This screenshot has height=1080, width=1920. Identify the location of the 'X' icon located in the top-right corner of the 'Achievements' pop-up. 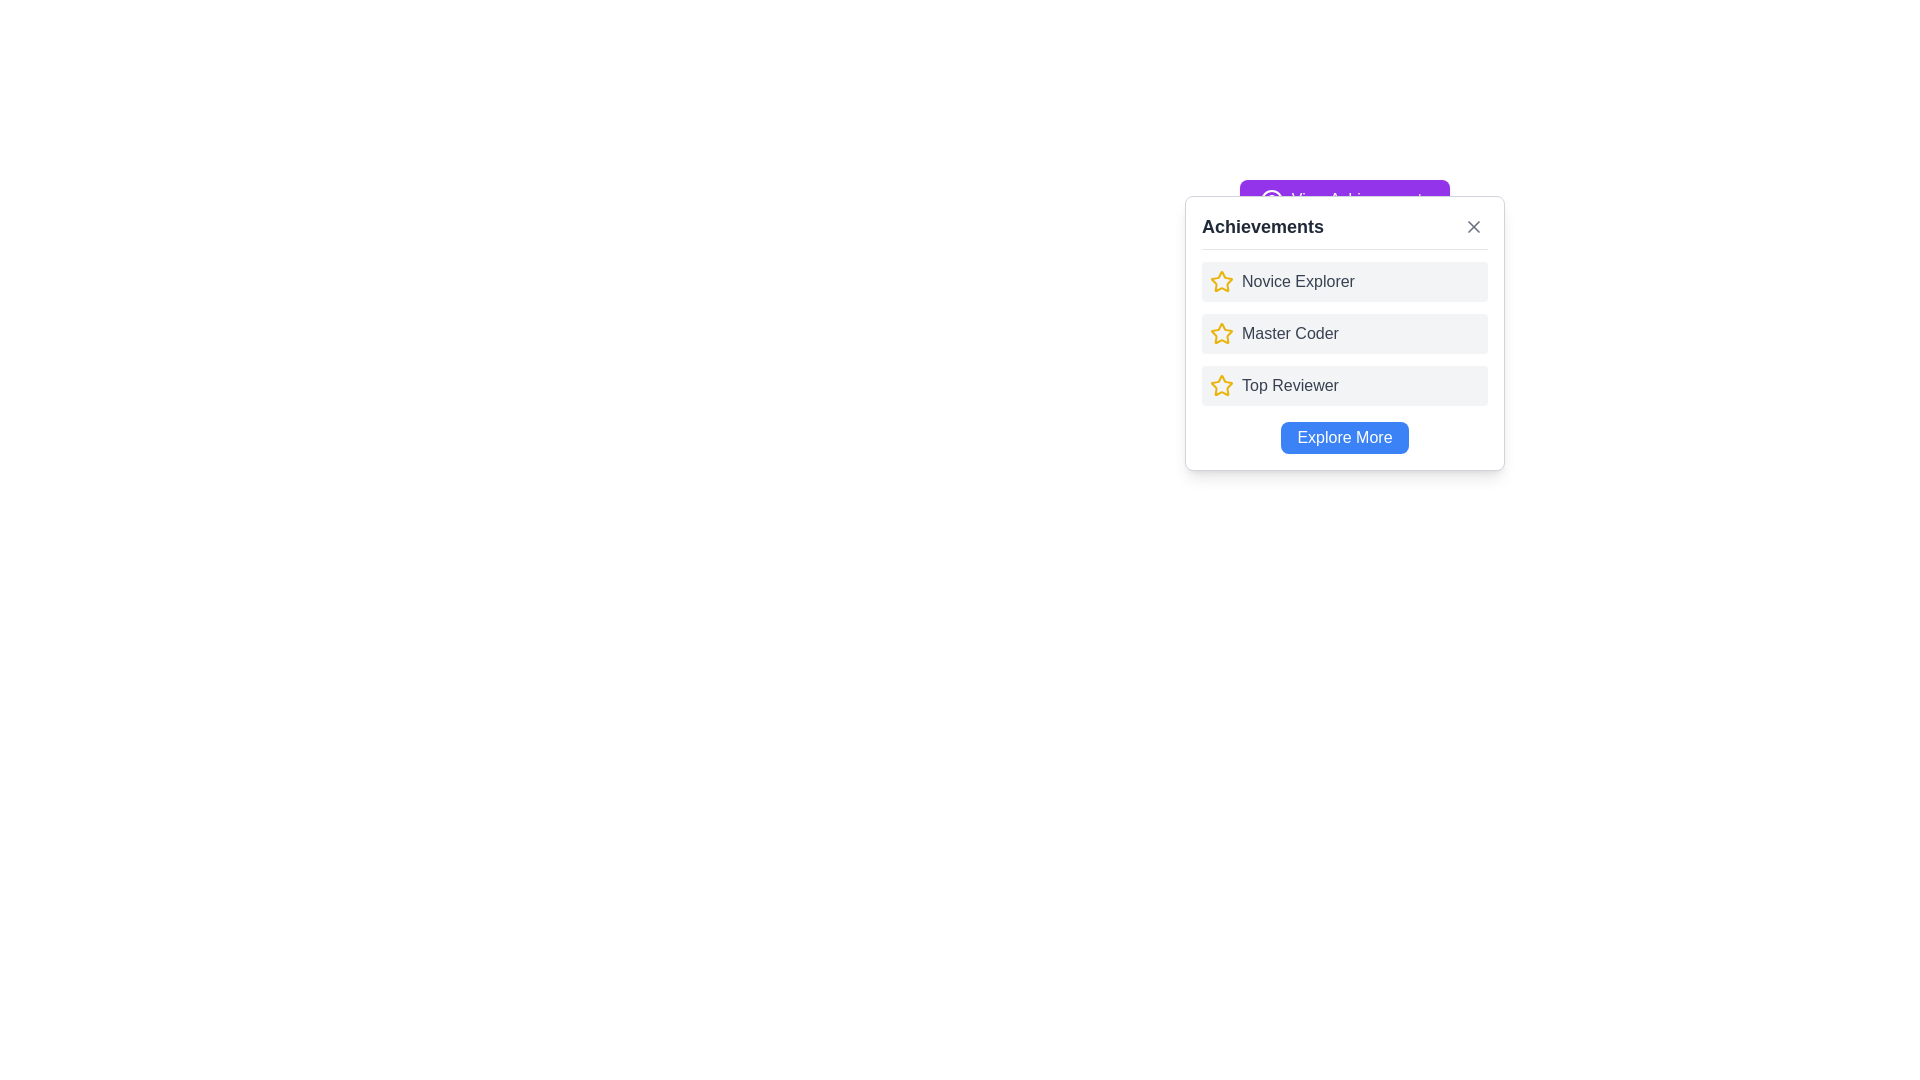
(1473, 226).